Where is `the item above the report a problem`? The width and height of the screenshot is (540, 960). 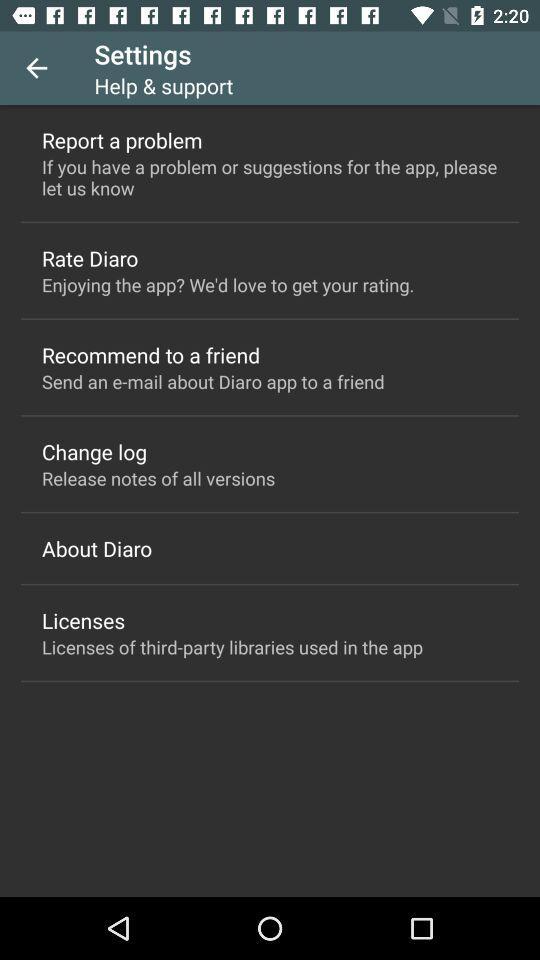 the item above the report a problem is located at coordinates (36, 68).